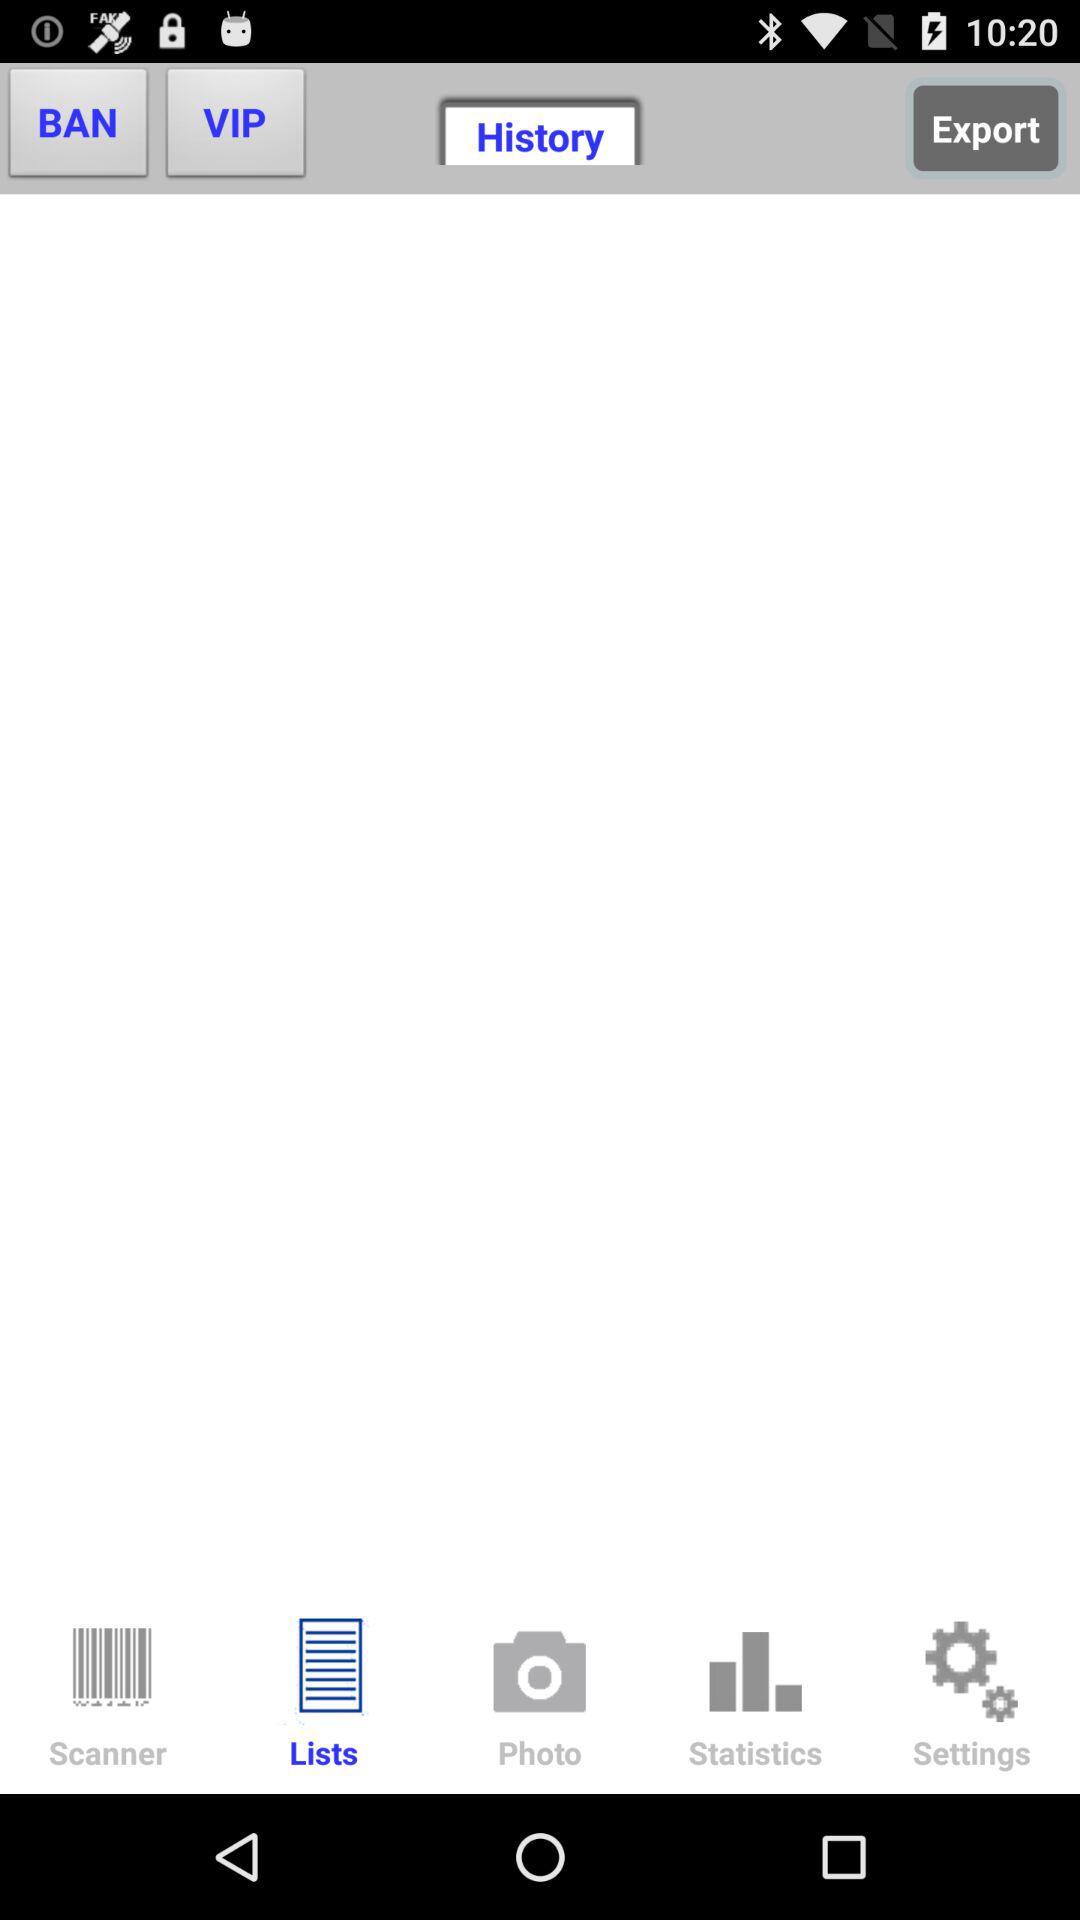  Describe the element at coordinates (77, 127) in the screenshot. I see `the ban item` at that location.